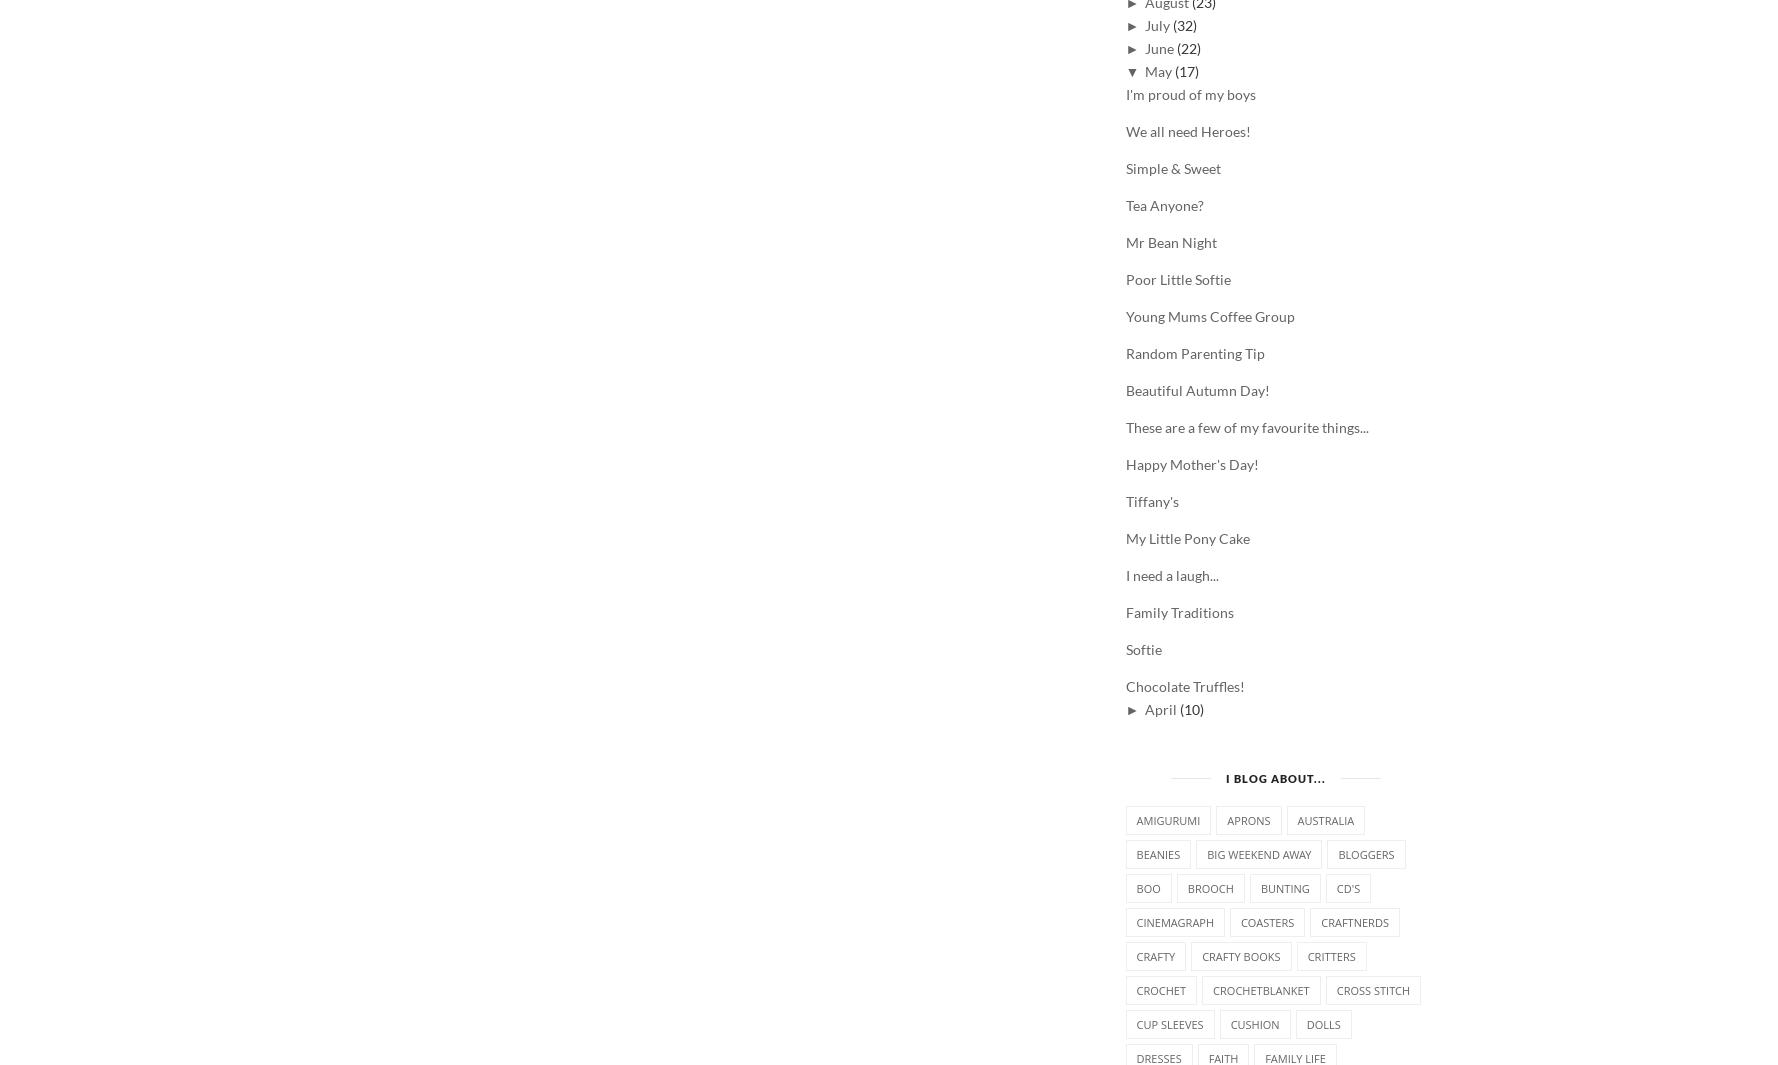 This screenshot has height=1065, width=1778. I want to click on '(22)', so click(1188, 46).